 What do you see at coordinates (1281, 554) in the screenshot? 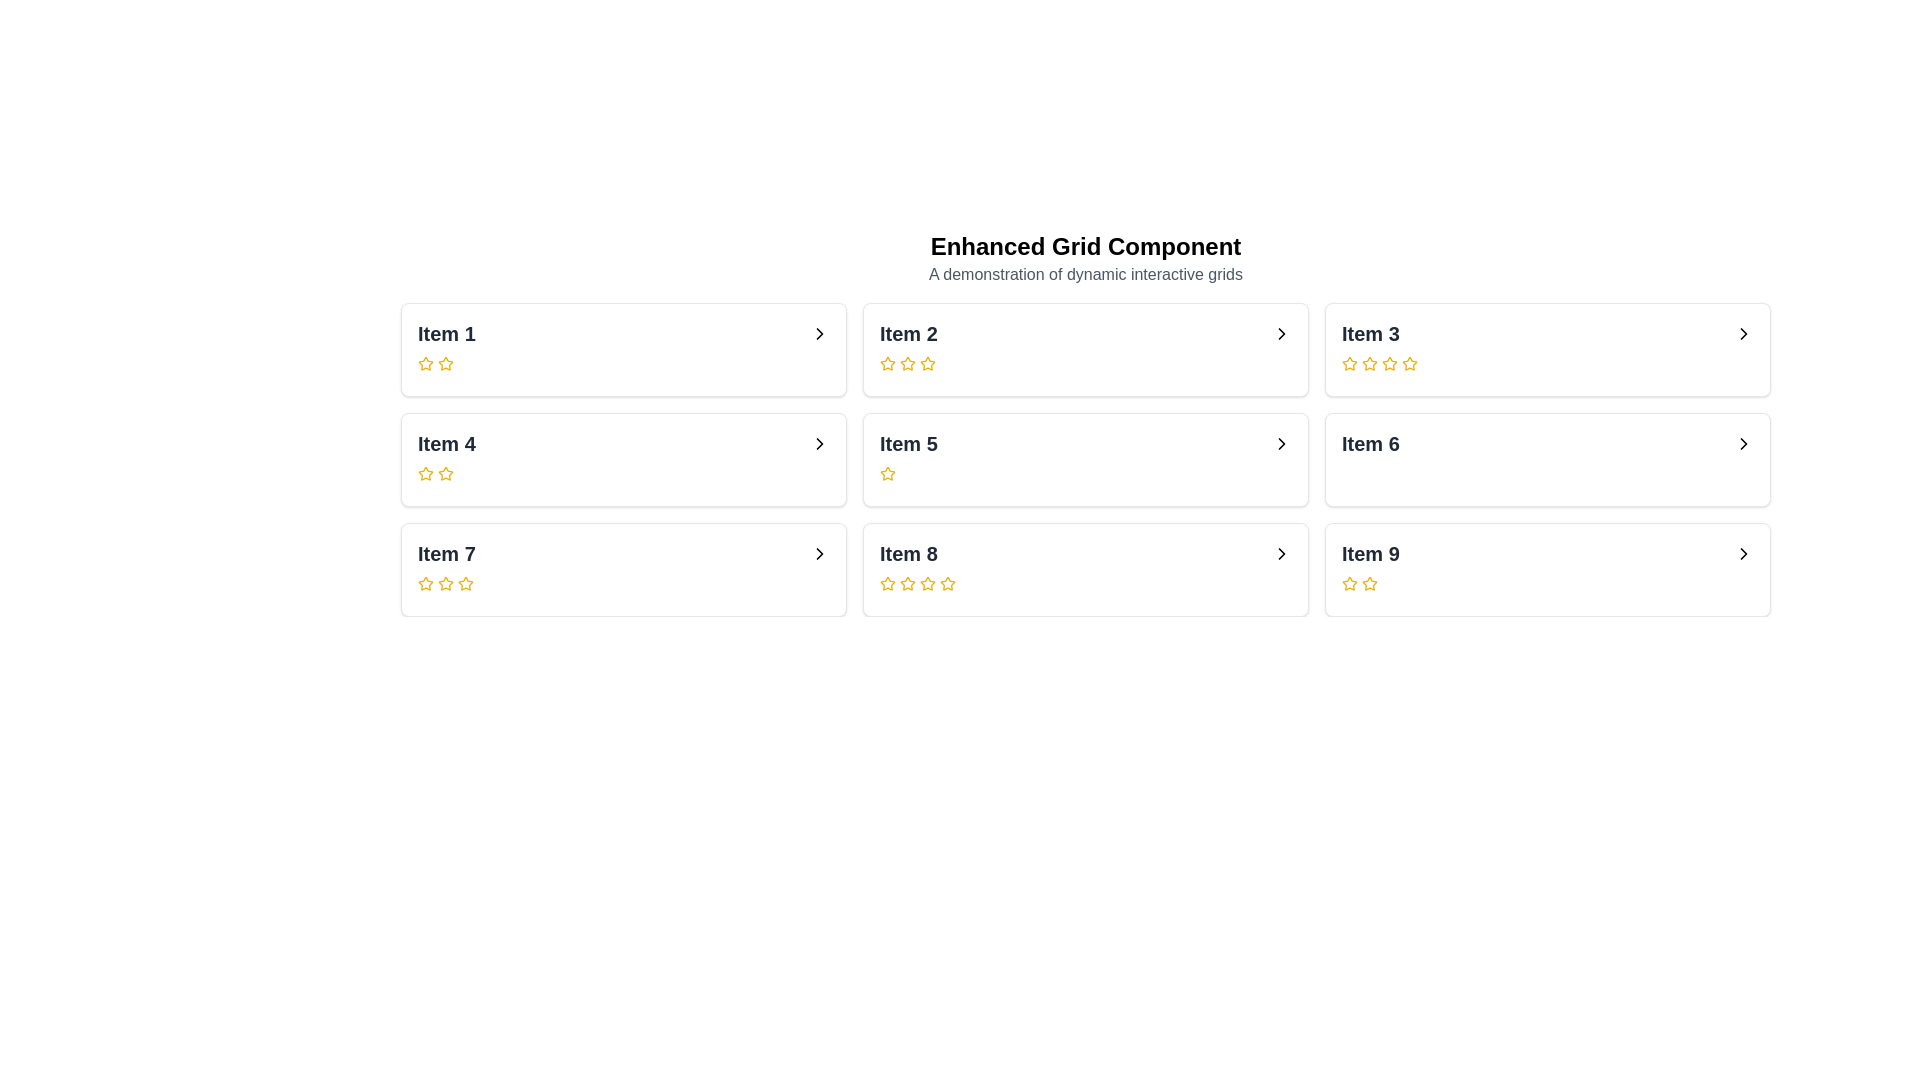
I see `the chevron icon on the far right side of the 'Item 8' listing` at bounding box center [1281, 554].